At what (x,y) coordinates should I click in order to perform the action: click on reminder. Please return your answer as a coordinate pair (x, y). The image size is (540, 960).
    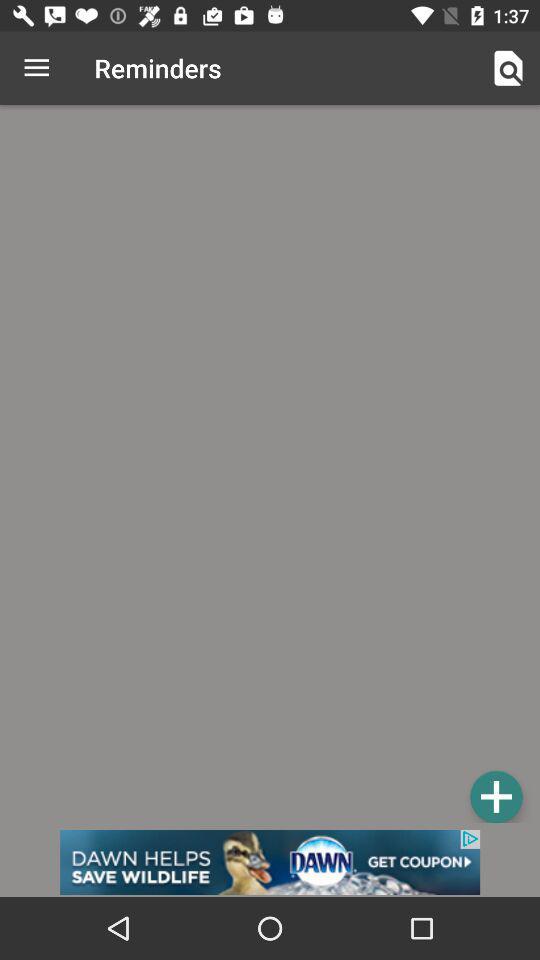
    Looking at the image, I should click on (495, 796).